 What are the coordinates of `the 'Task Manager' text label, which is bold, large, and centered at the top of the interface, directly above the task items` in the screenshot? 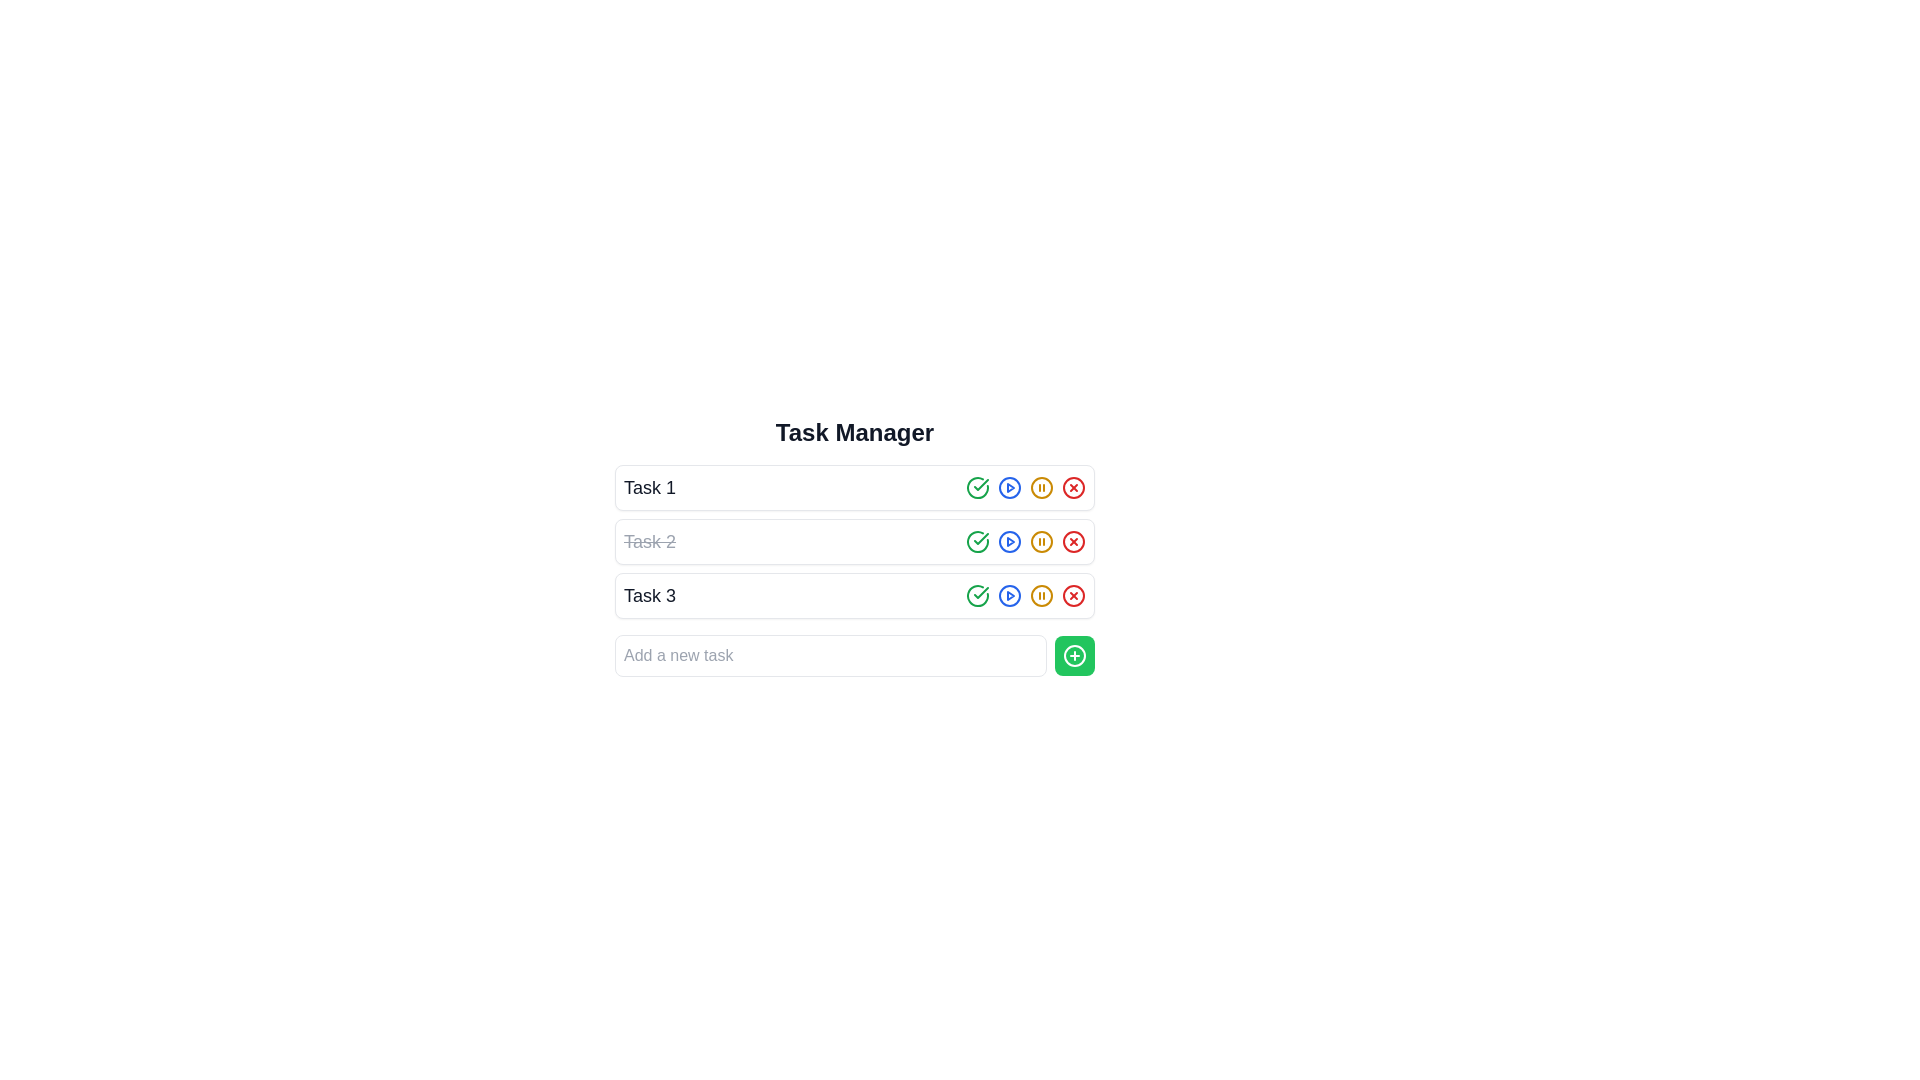 It's located at (854, 431).